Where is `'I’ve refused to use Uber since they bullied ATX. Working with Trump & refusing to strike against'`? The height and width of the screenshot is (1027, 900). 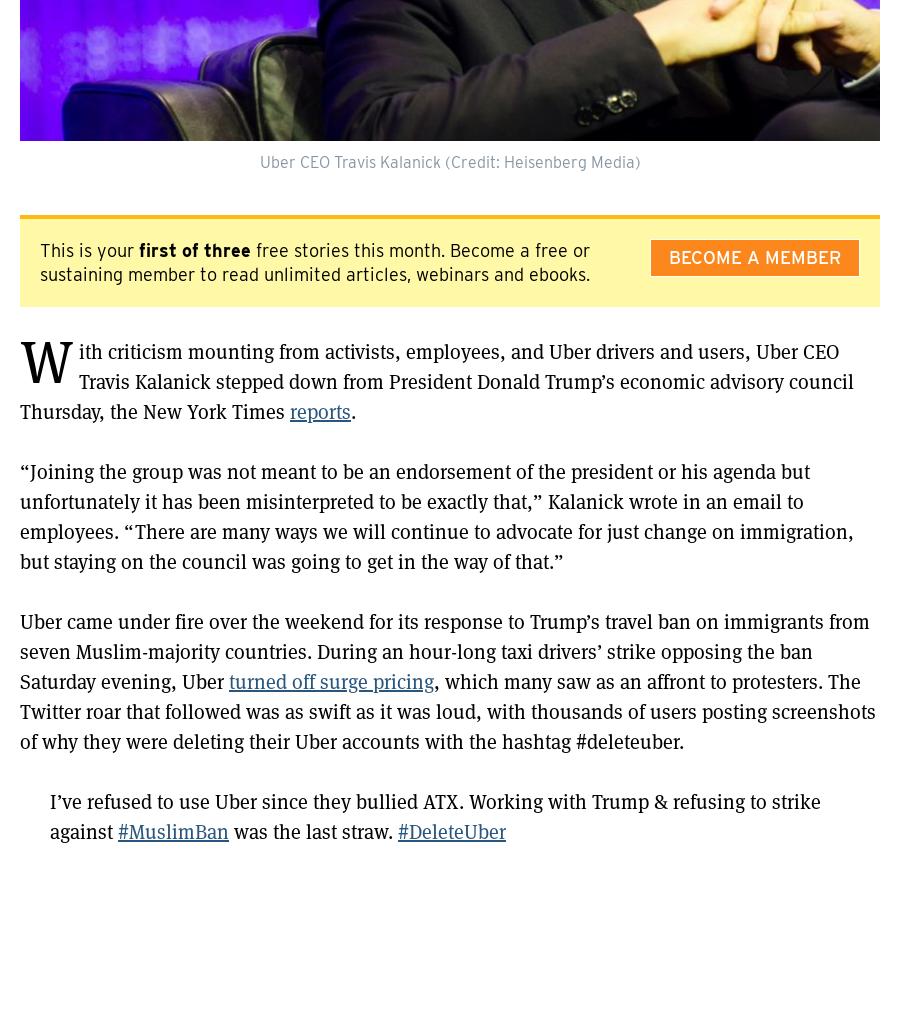
'I’ve refused to use Uber since they bullied ATX. Working with Trump & refusing to strike against' is located at coordinates (435, 816).